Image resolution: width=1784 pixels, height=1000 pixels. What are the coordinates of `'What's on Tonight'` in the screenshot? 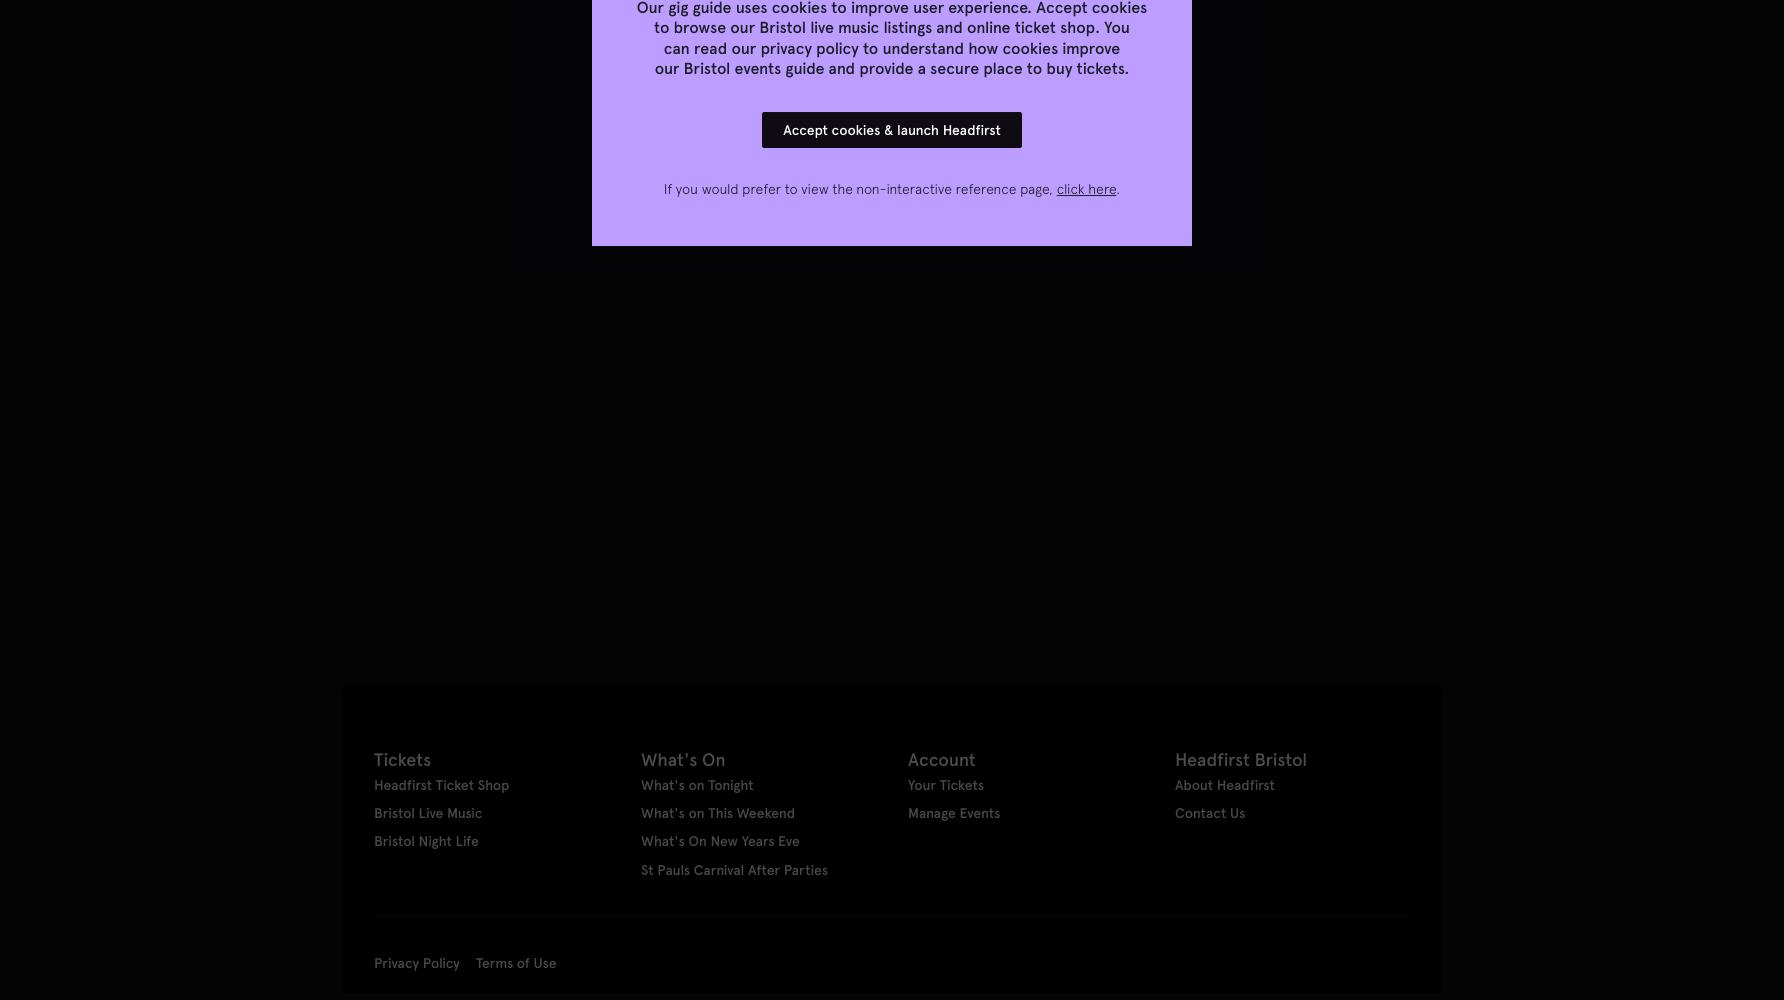 It's located at (639, 785).